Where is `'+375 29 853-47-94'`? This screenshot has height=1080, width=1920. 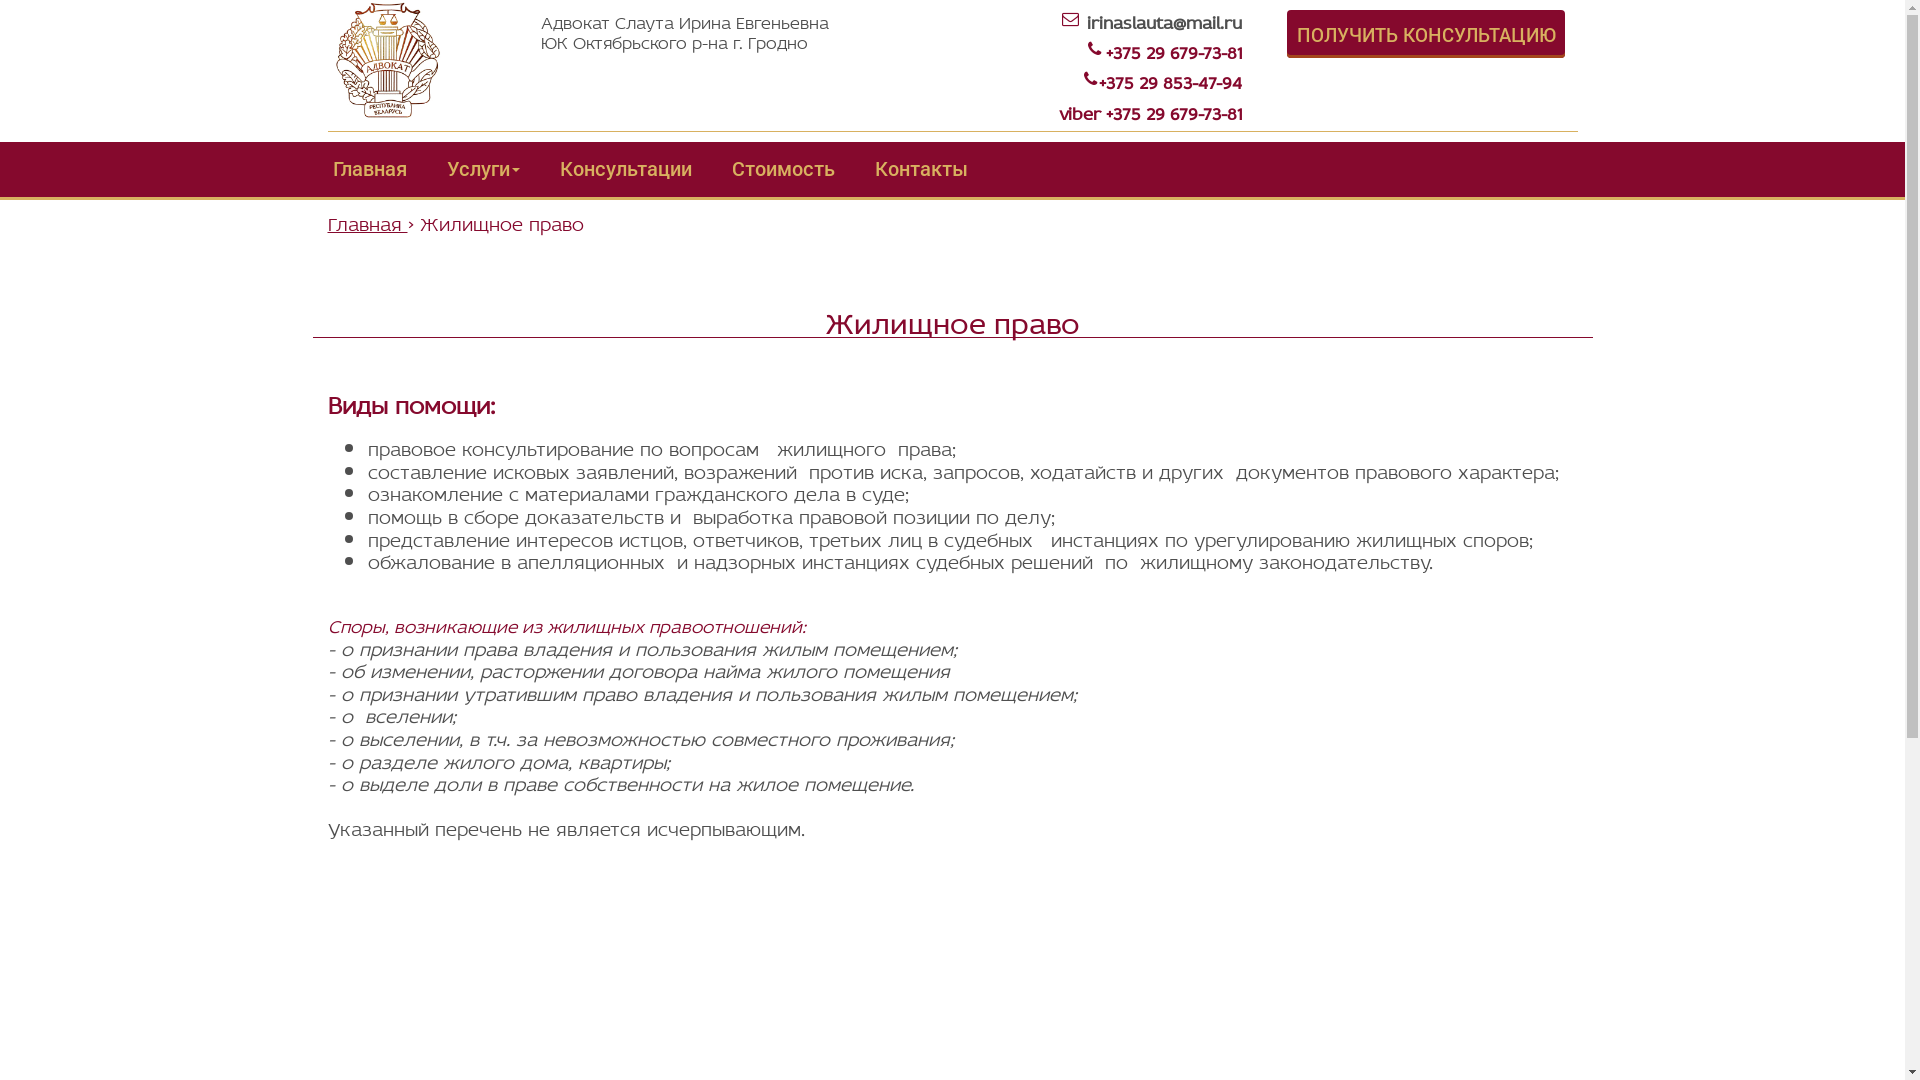
'+375 29 853-47-94' is located at coordinates (1098, 79).